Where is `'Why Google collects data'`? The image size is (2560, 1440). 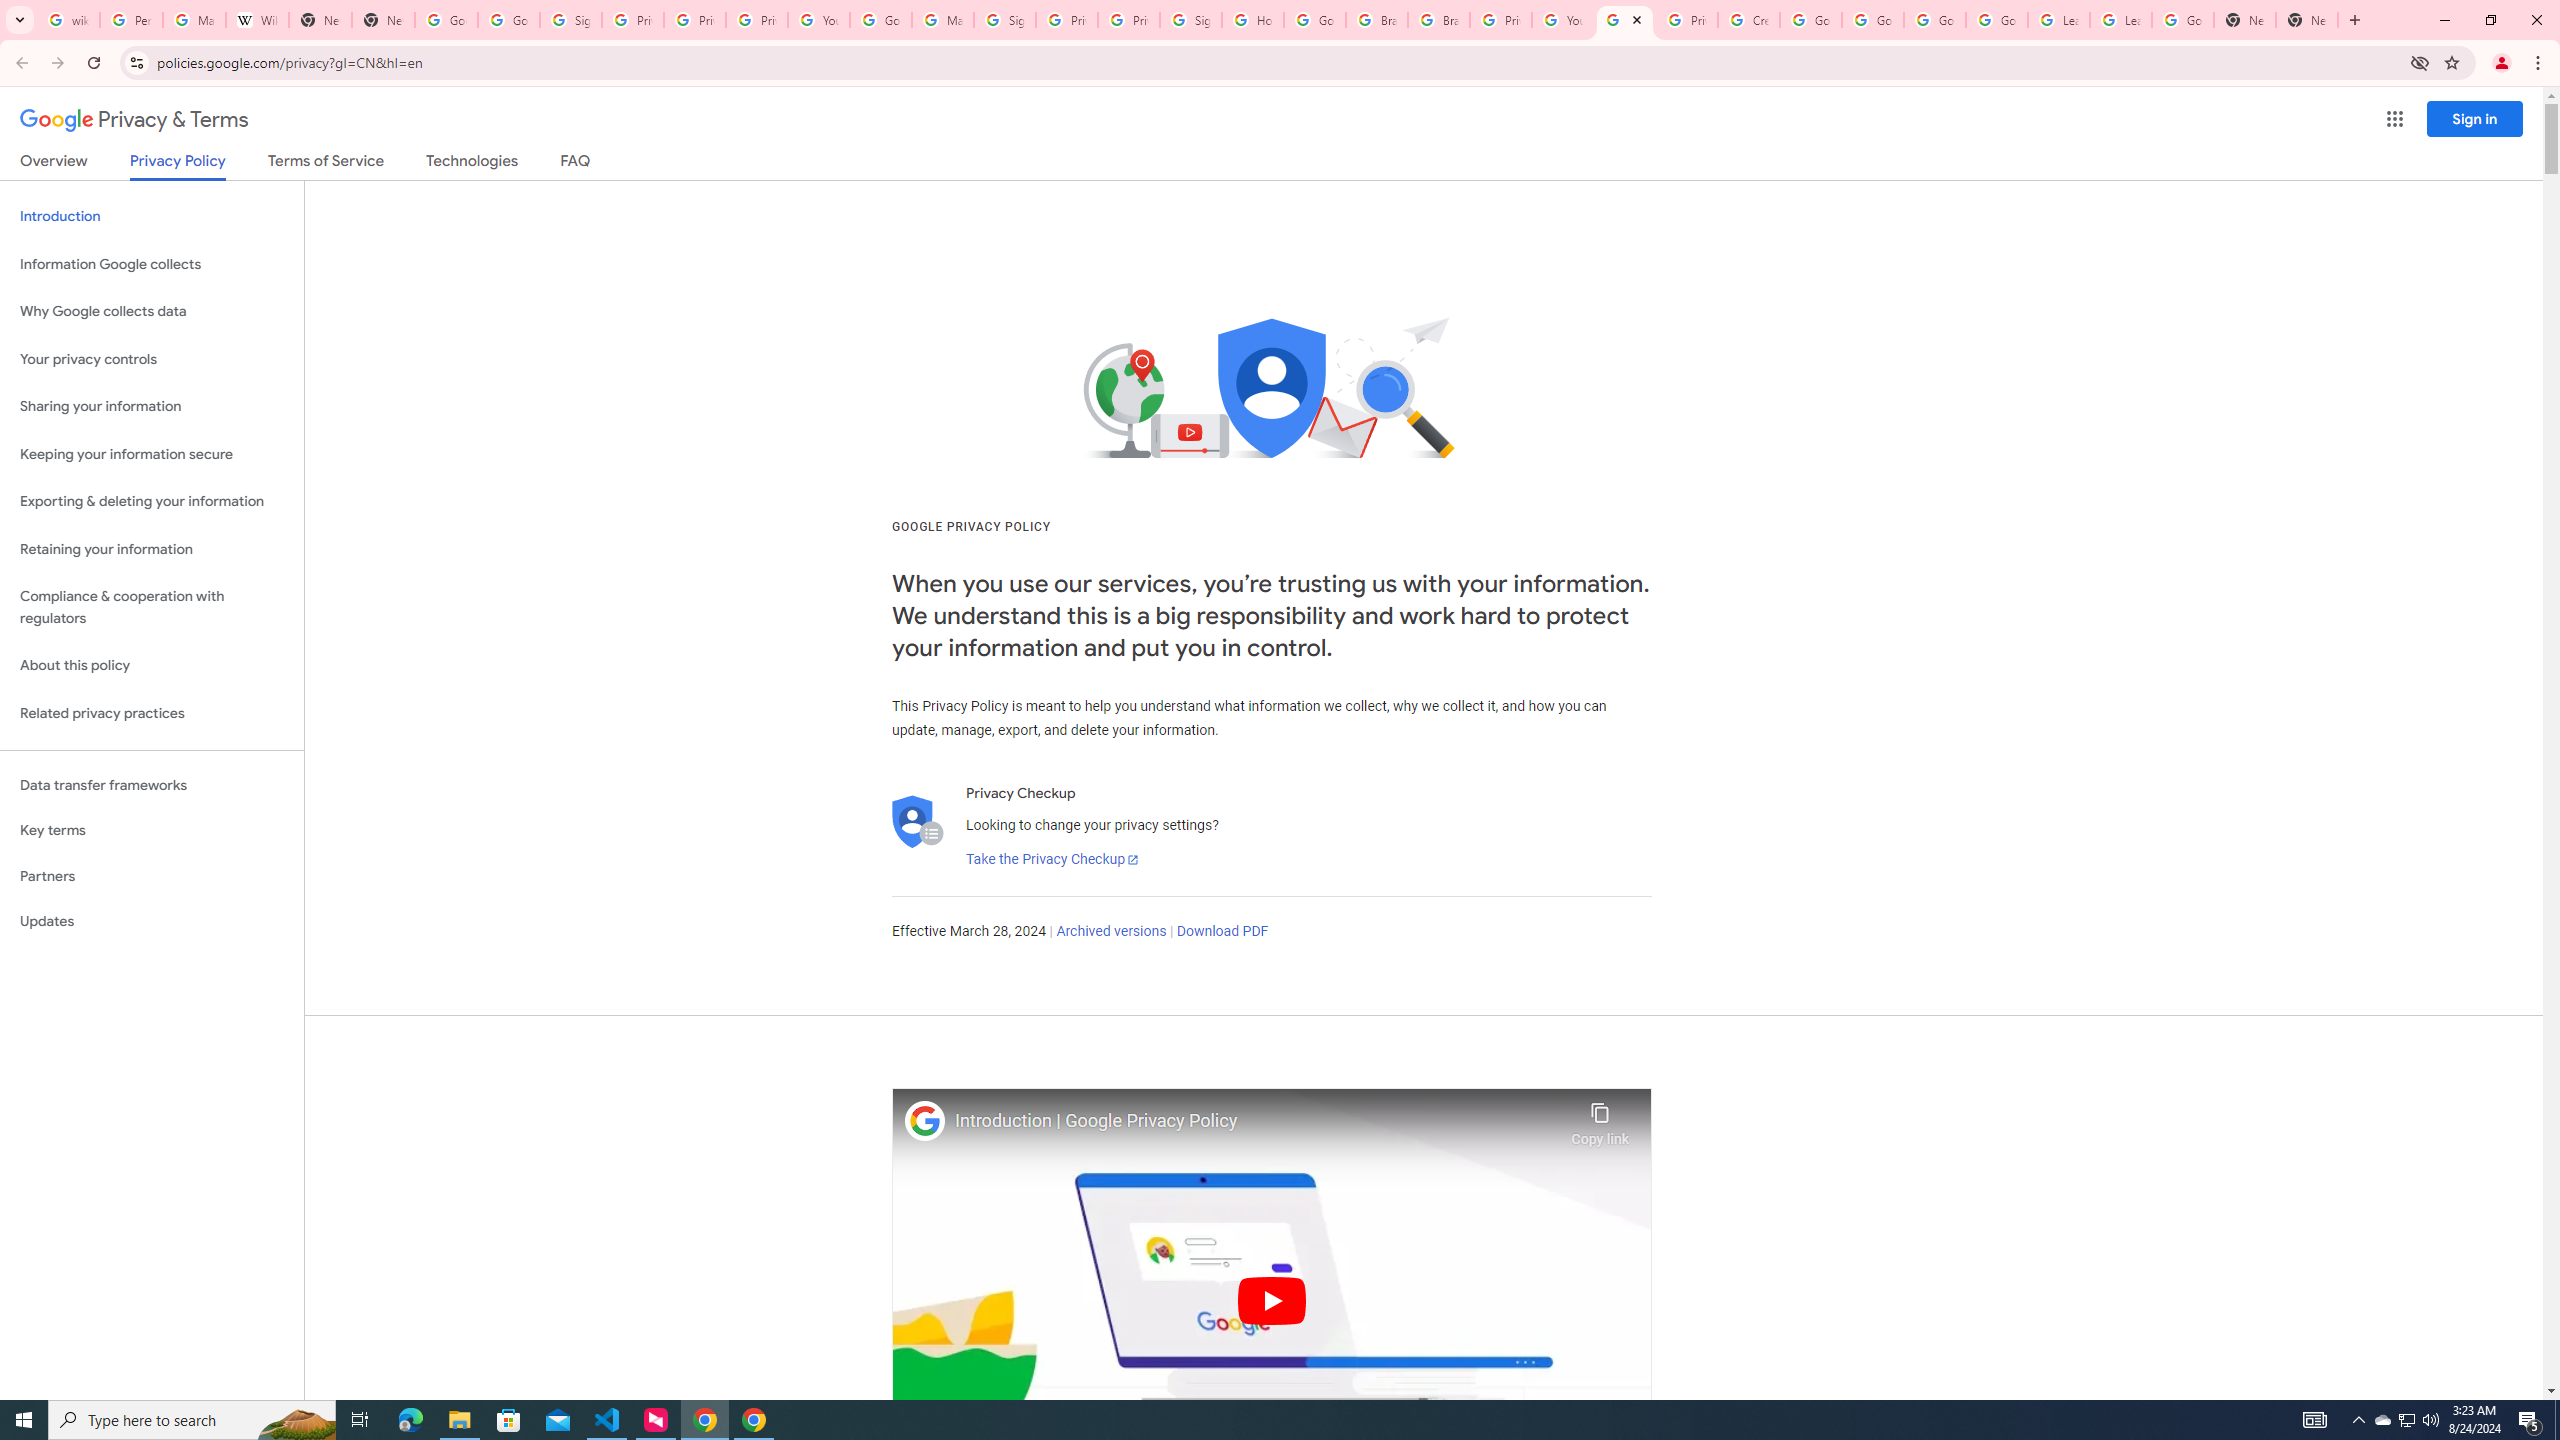 'Why Google collects data' is located at coordinates (151, 310).